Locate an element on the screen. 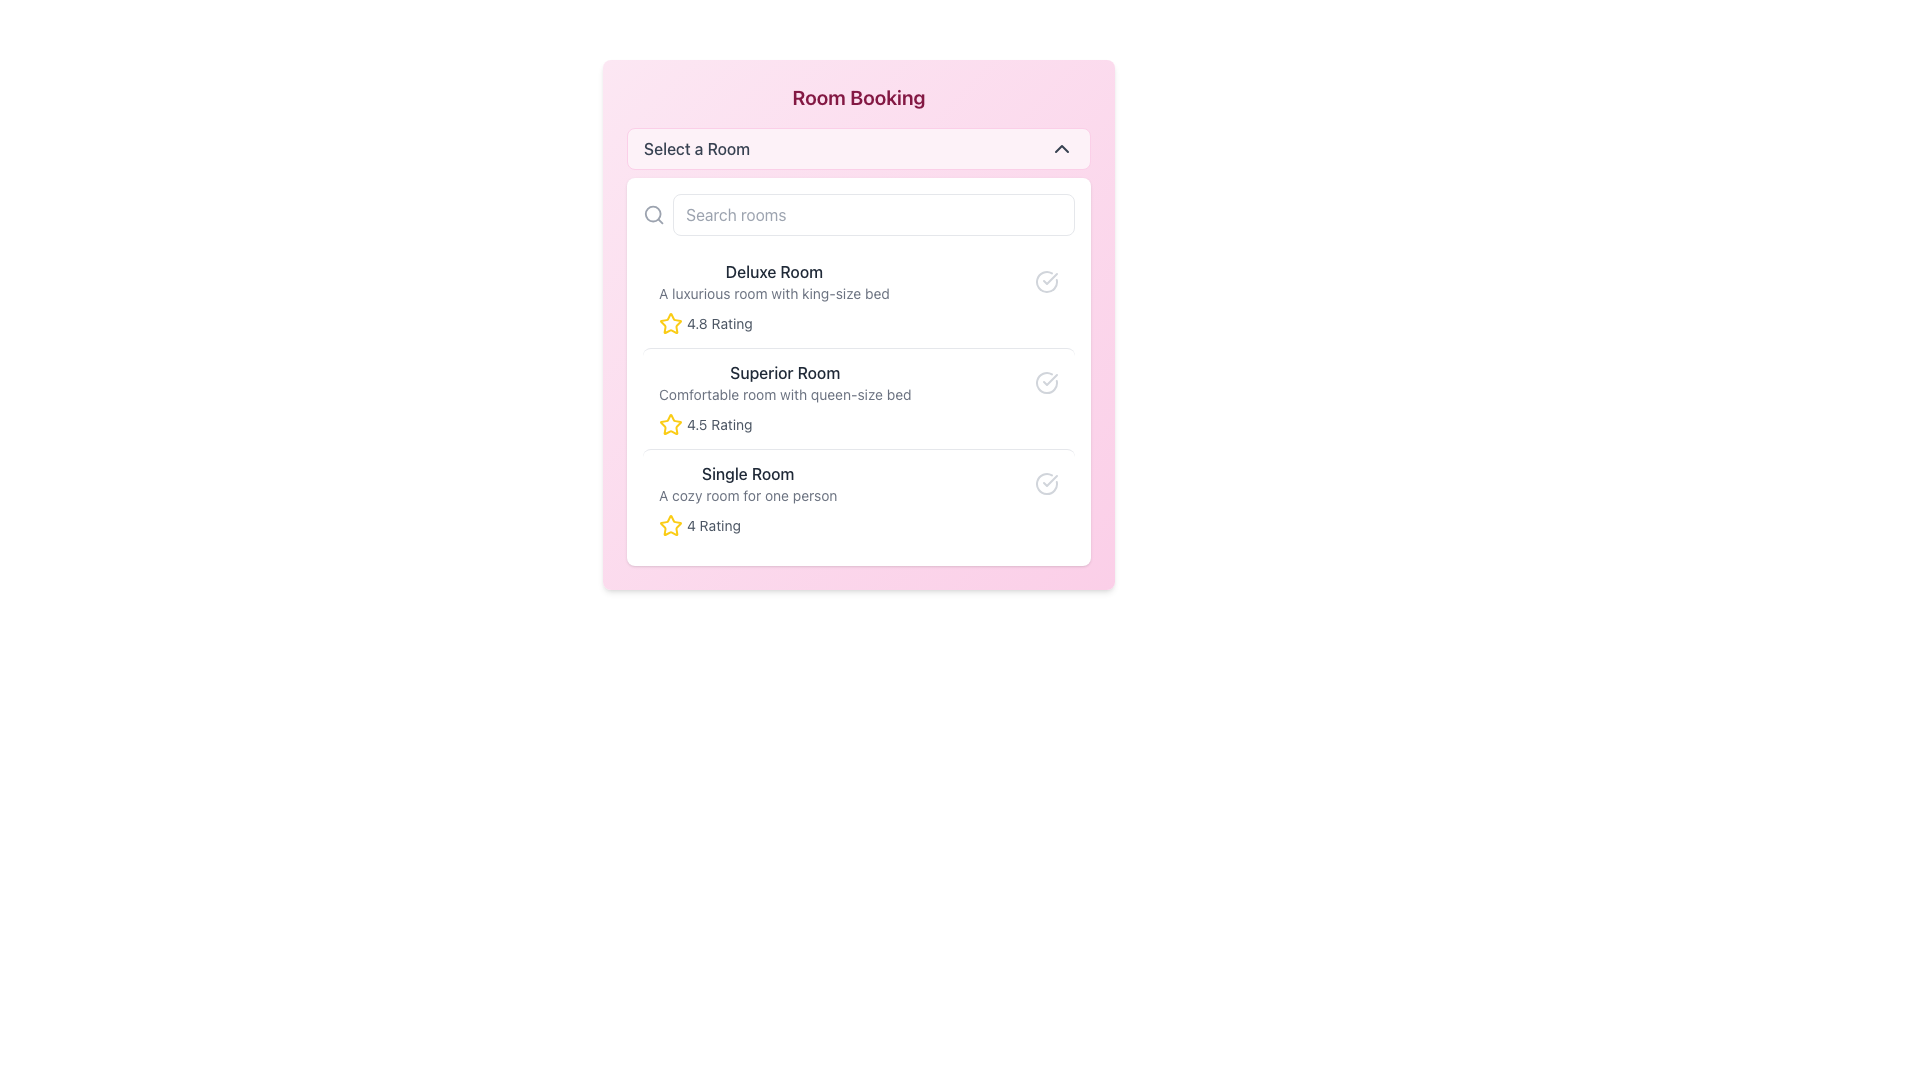 This screenshot has width=1920, height=1080. descriptive text label element located directly beneath the 'Superior Room' title, which specifies the type of bed in the room is located at coordinates (784, 394).